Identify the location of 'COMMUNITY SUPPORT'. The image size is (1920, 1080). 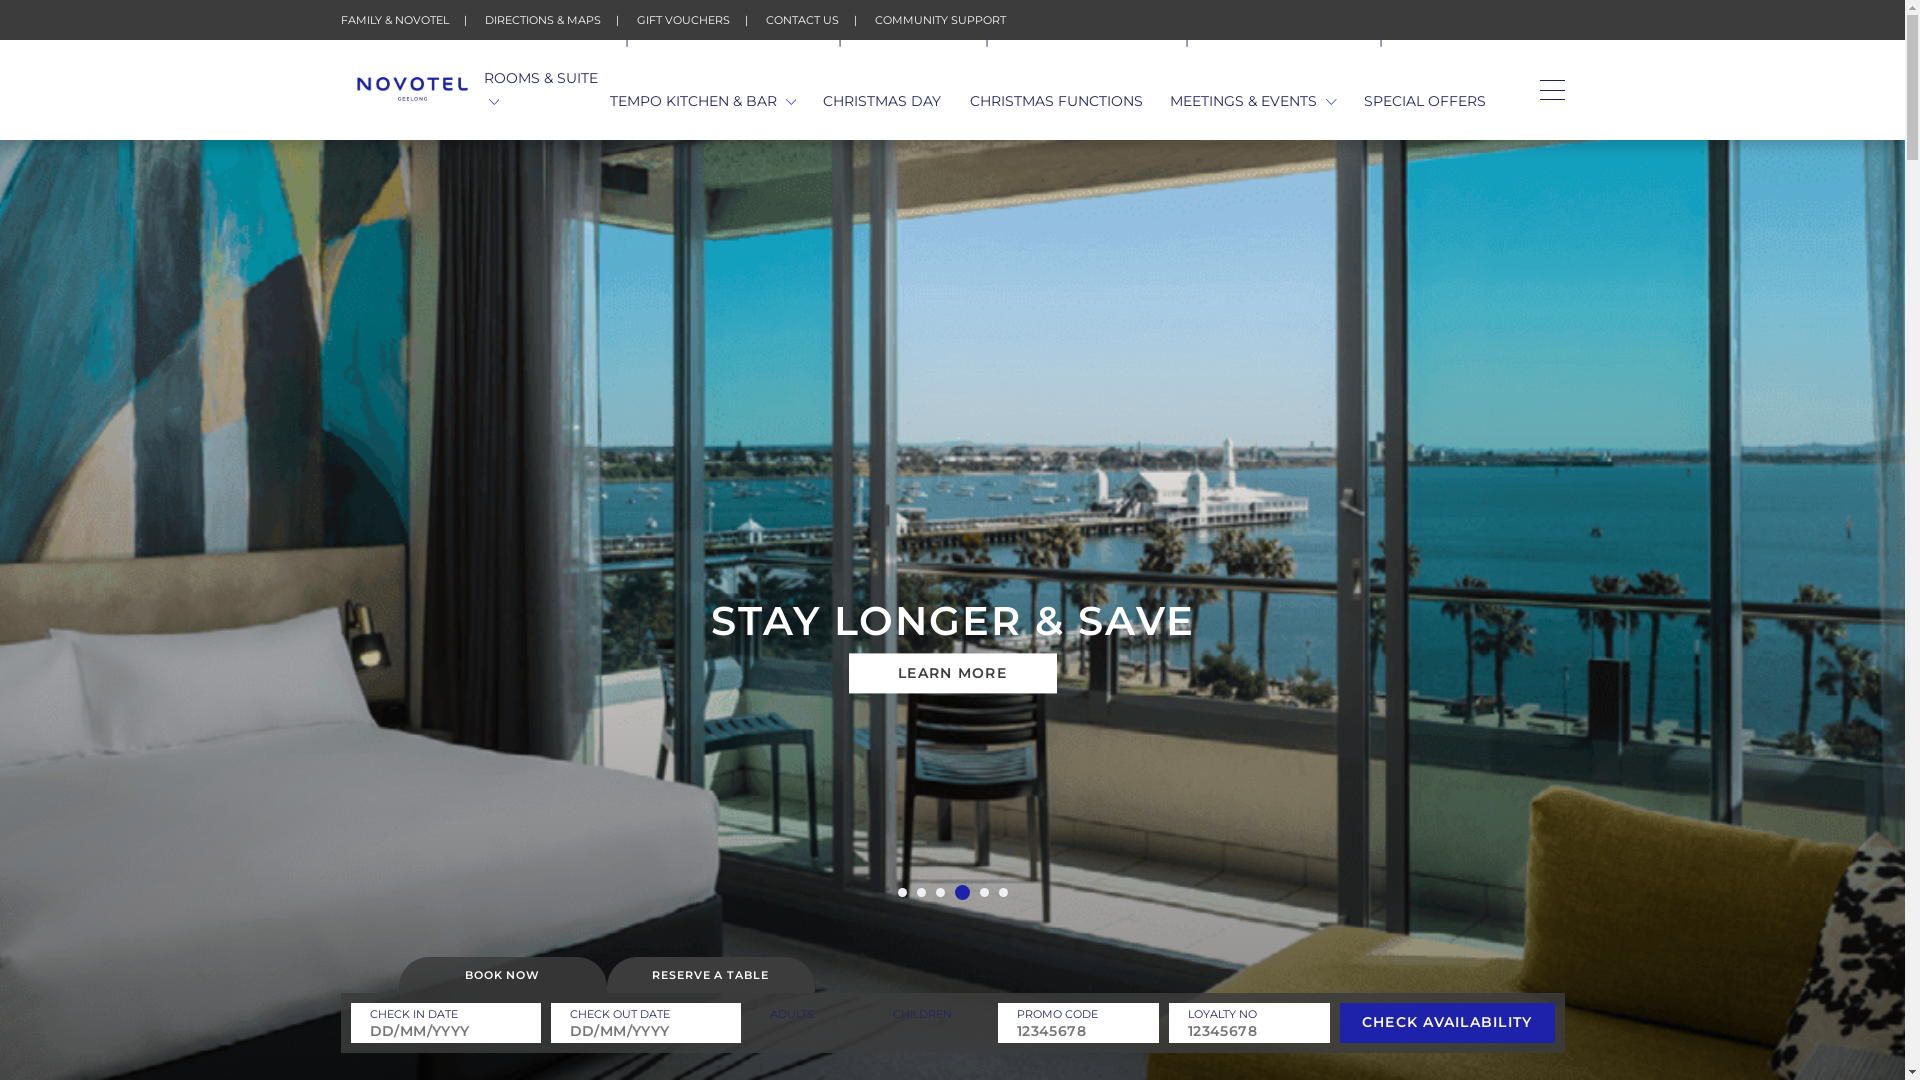
(938, 19).